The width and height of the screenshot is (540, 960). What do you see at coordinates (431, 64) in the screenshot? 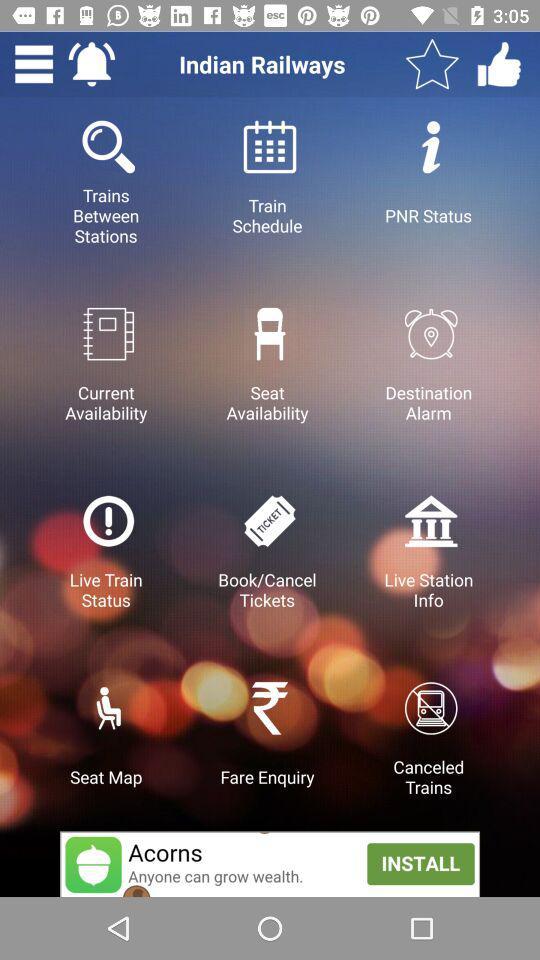
I see `press the favorite icon` at bounding box center [431, 64].